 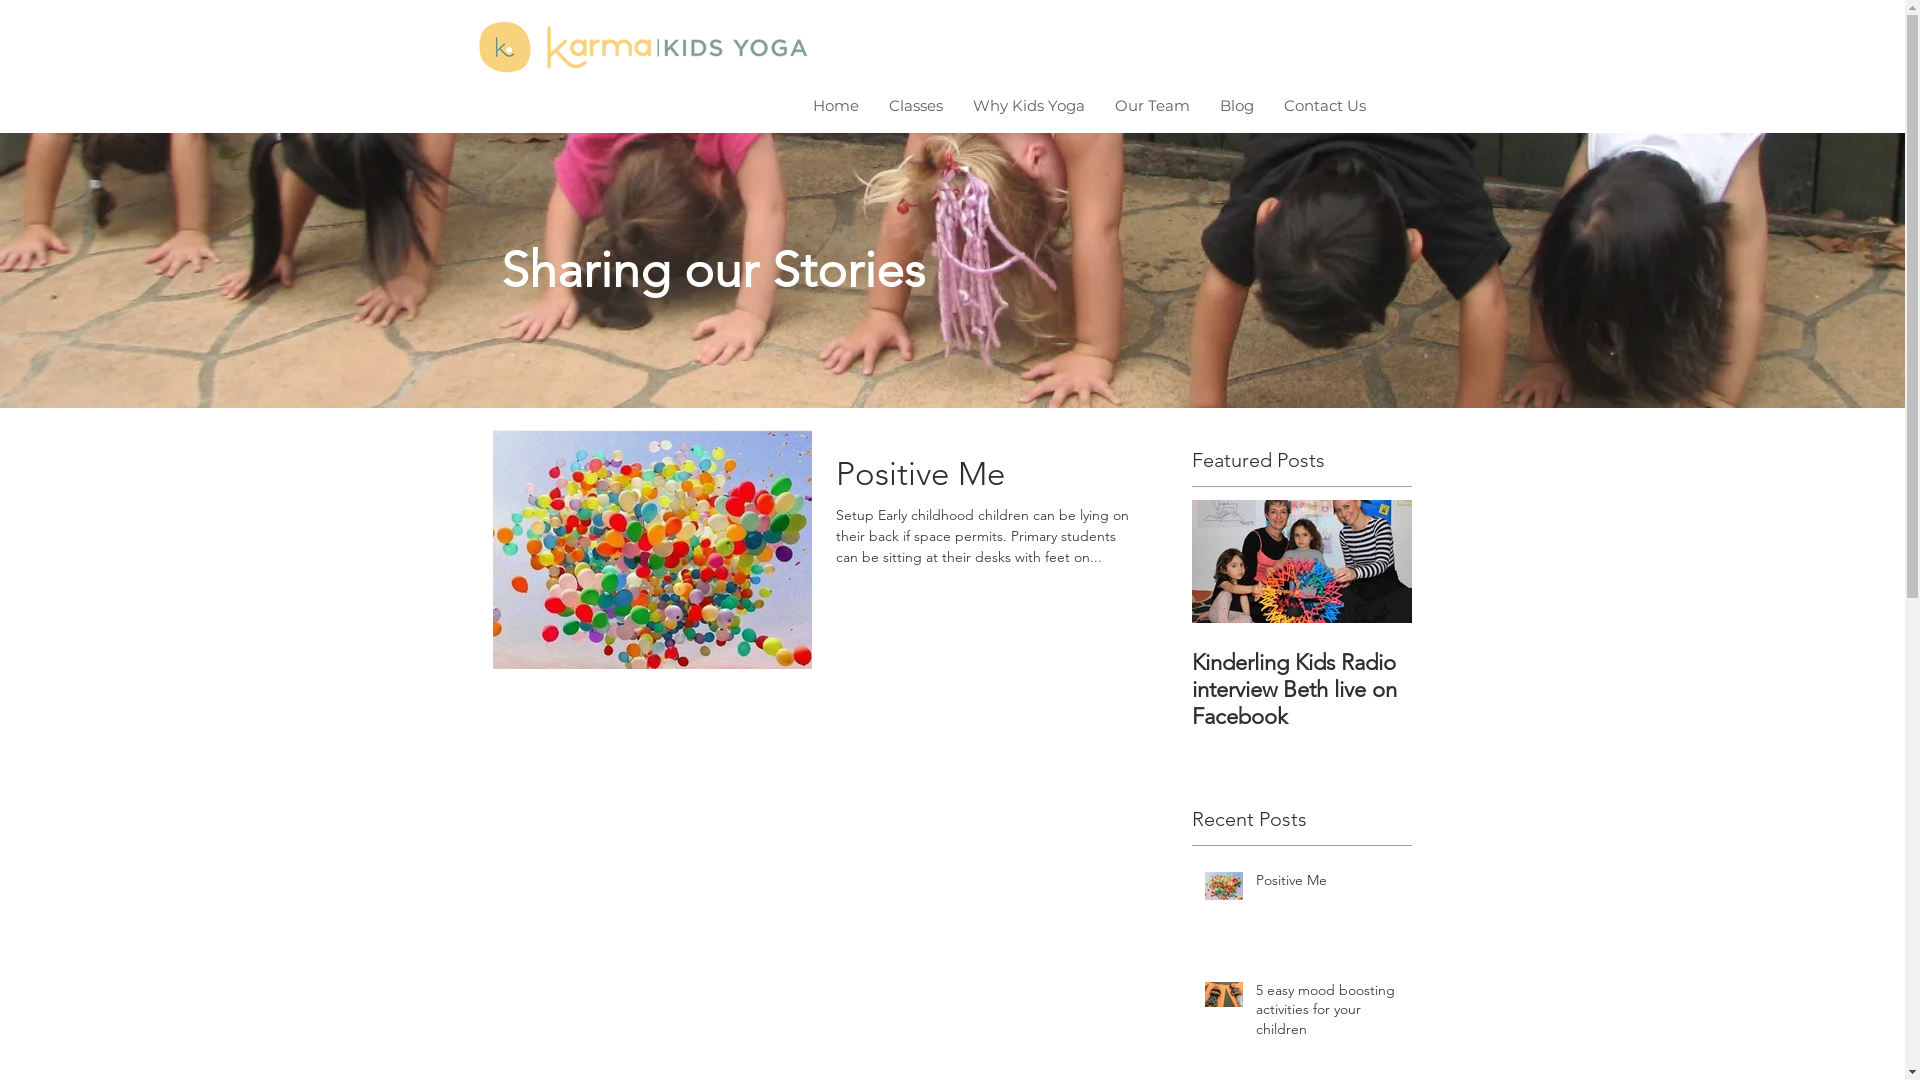 I want to click on 'Blog', so click(x=1236, y=105).